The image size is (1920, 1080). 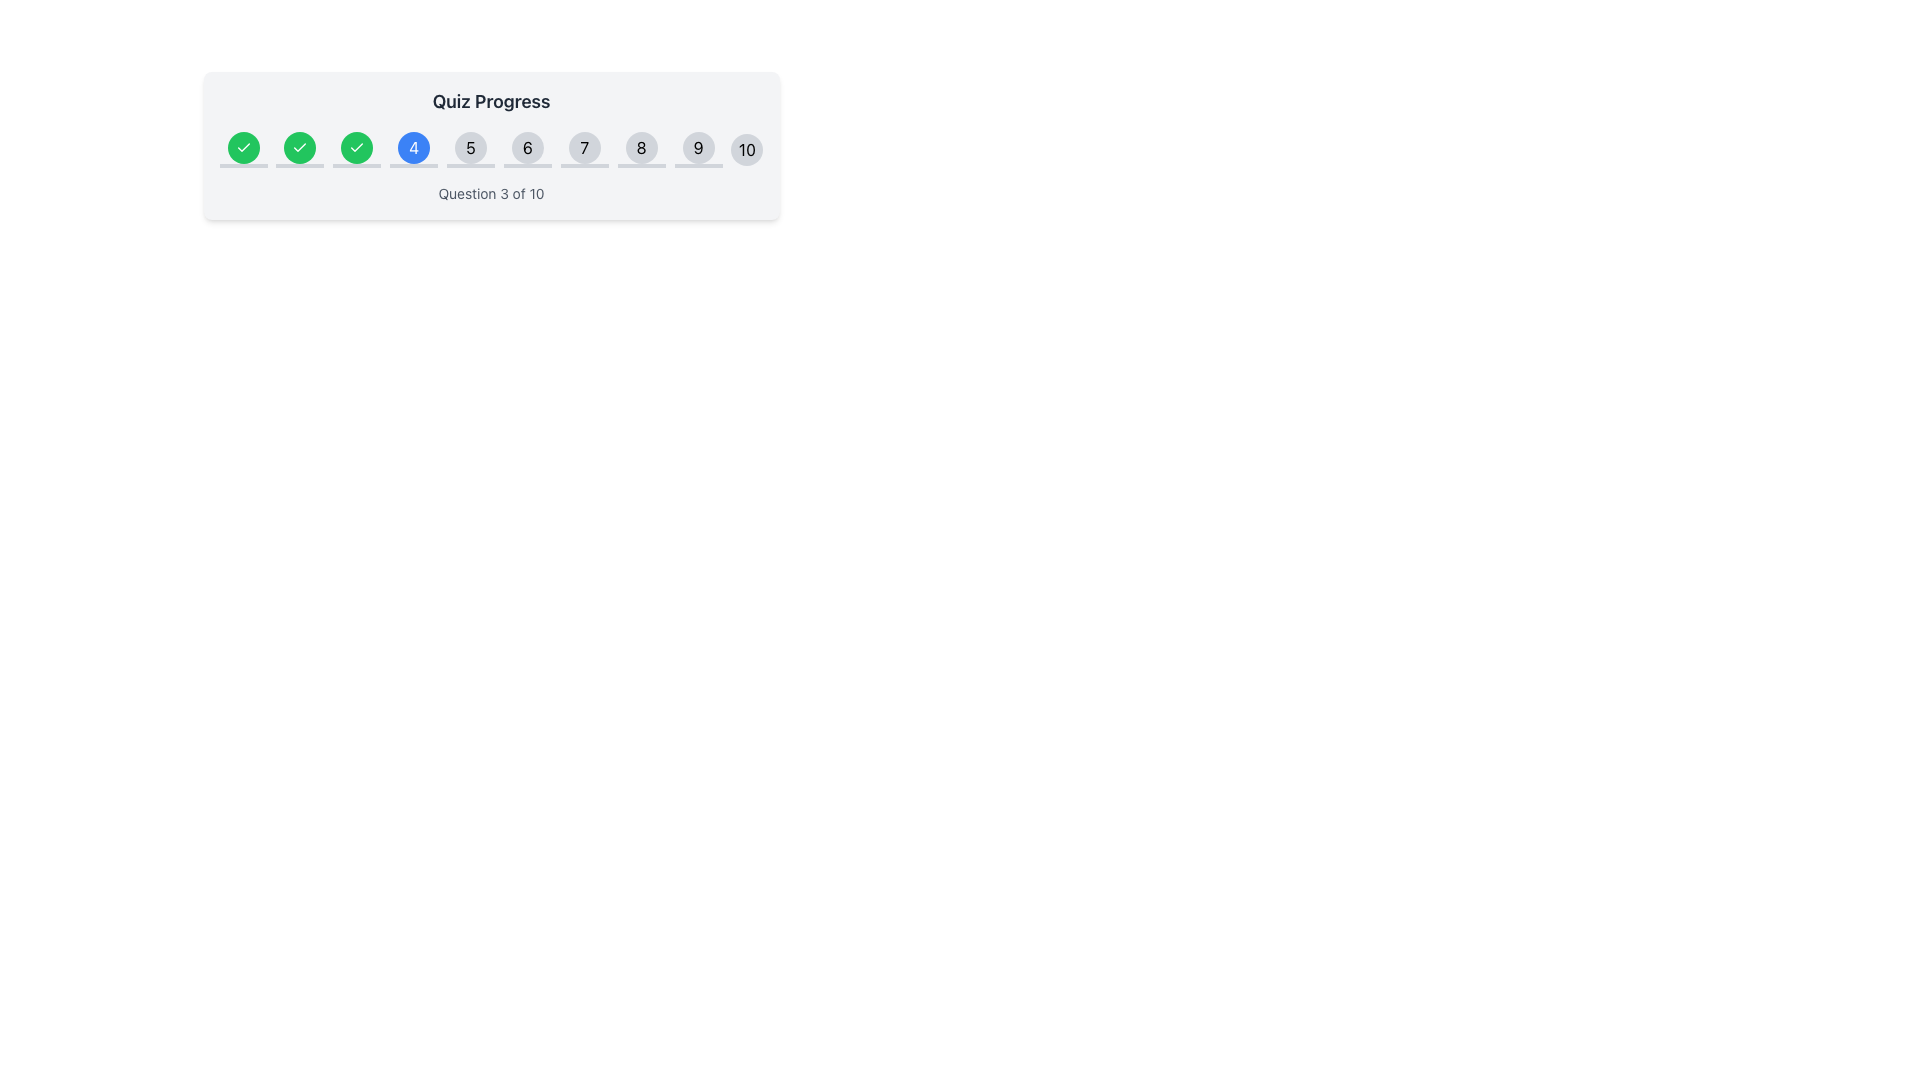 What do you see at coordinates (242, 146) in the screenshot?
I see `the green circular checkmark icon located at the top-left area of the quiz progress bar` at bounding box center [242, 146].